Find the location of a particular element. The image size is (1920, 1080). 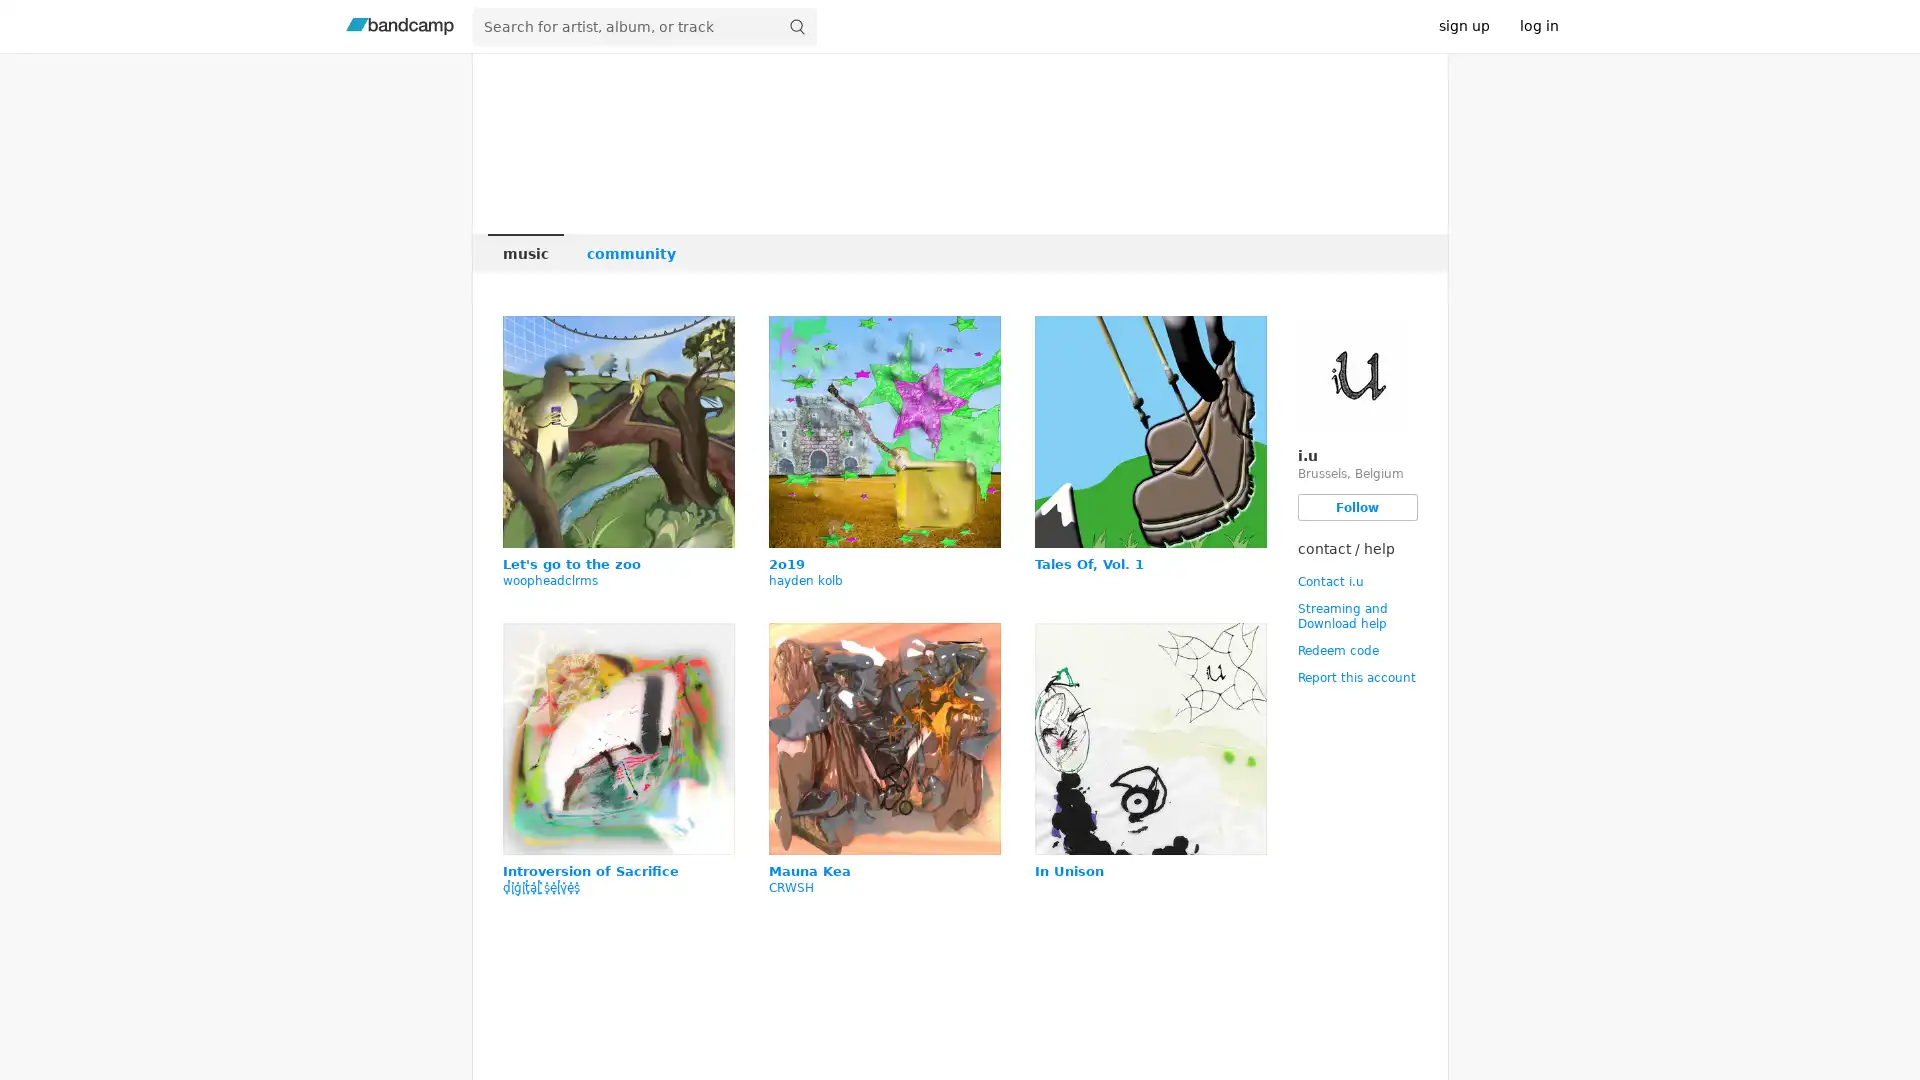

Follow is located at coordinates (1357, 506).